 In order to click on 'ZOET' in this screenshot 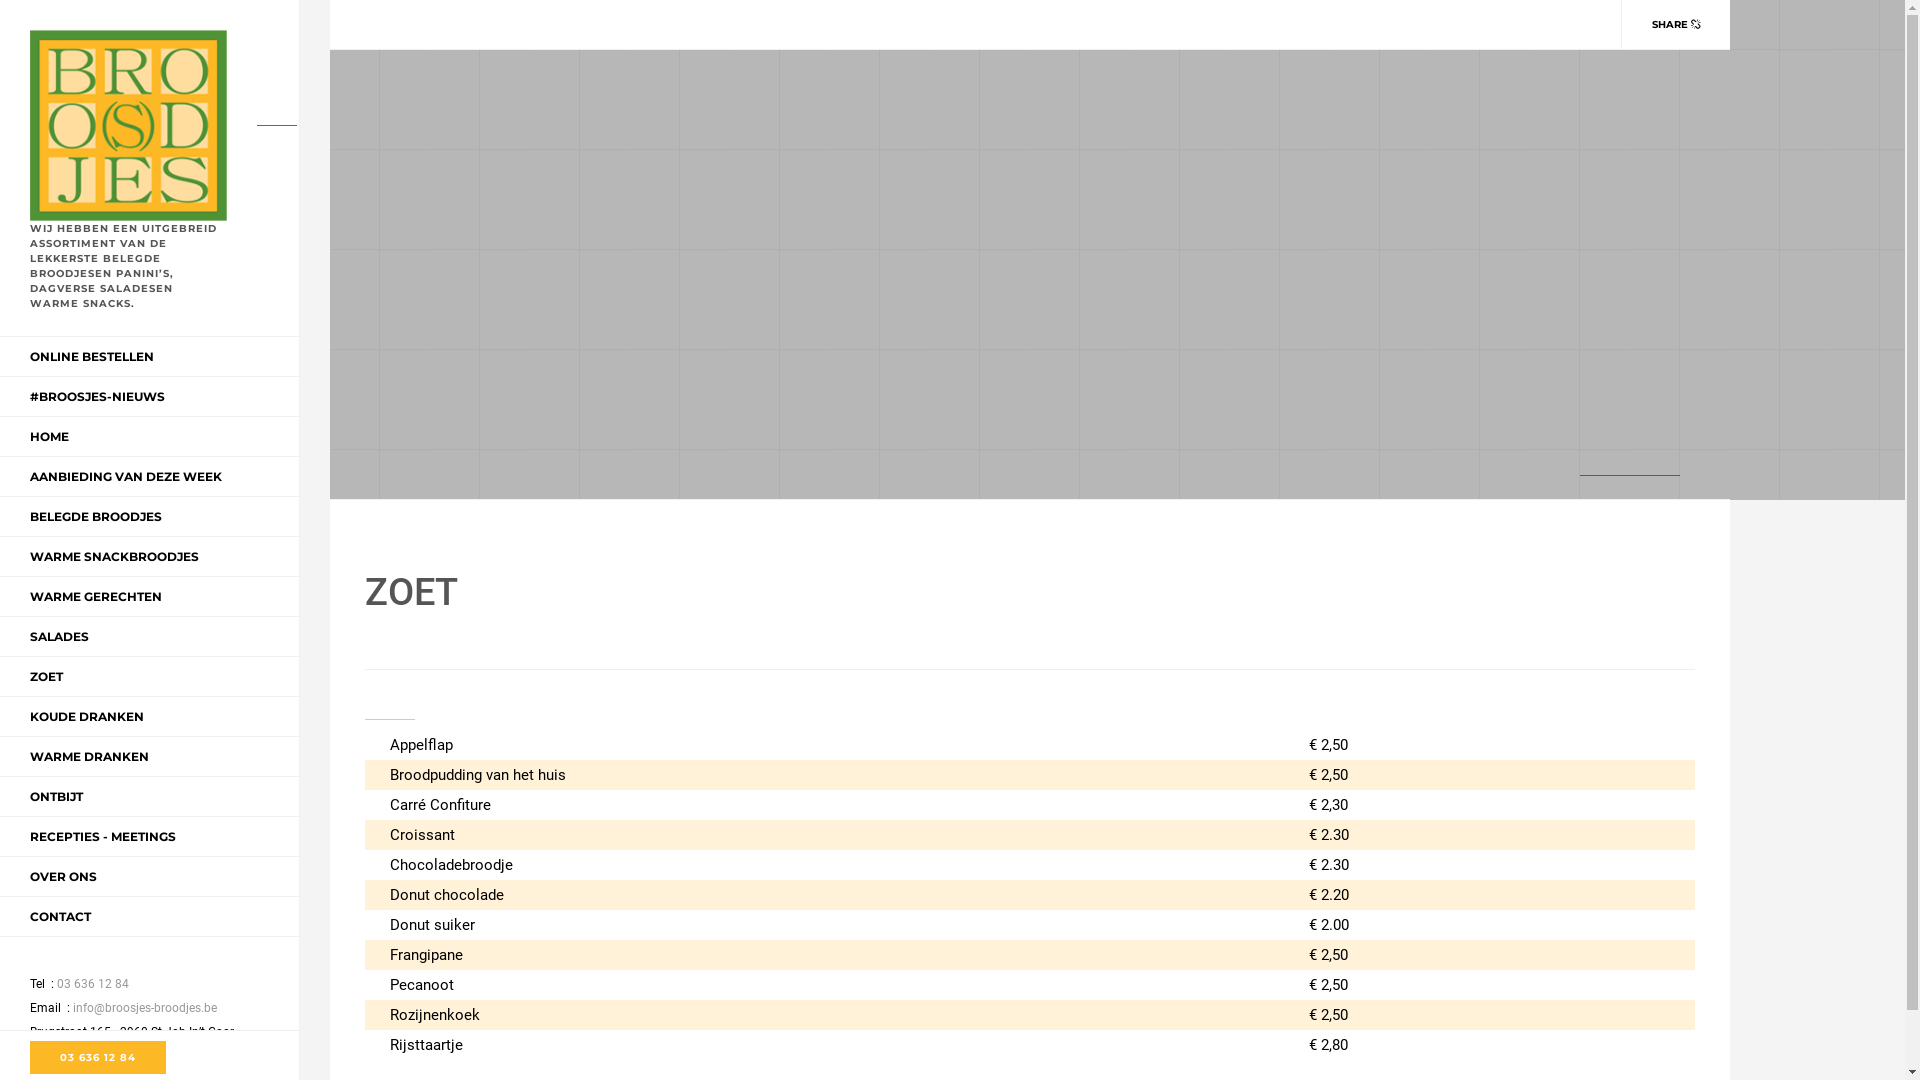, I will do `click(46, 675)`.